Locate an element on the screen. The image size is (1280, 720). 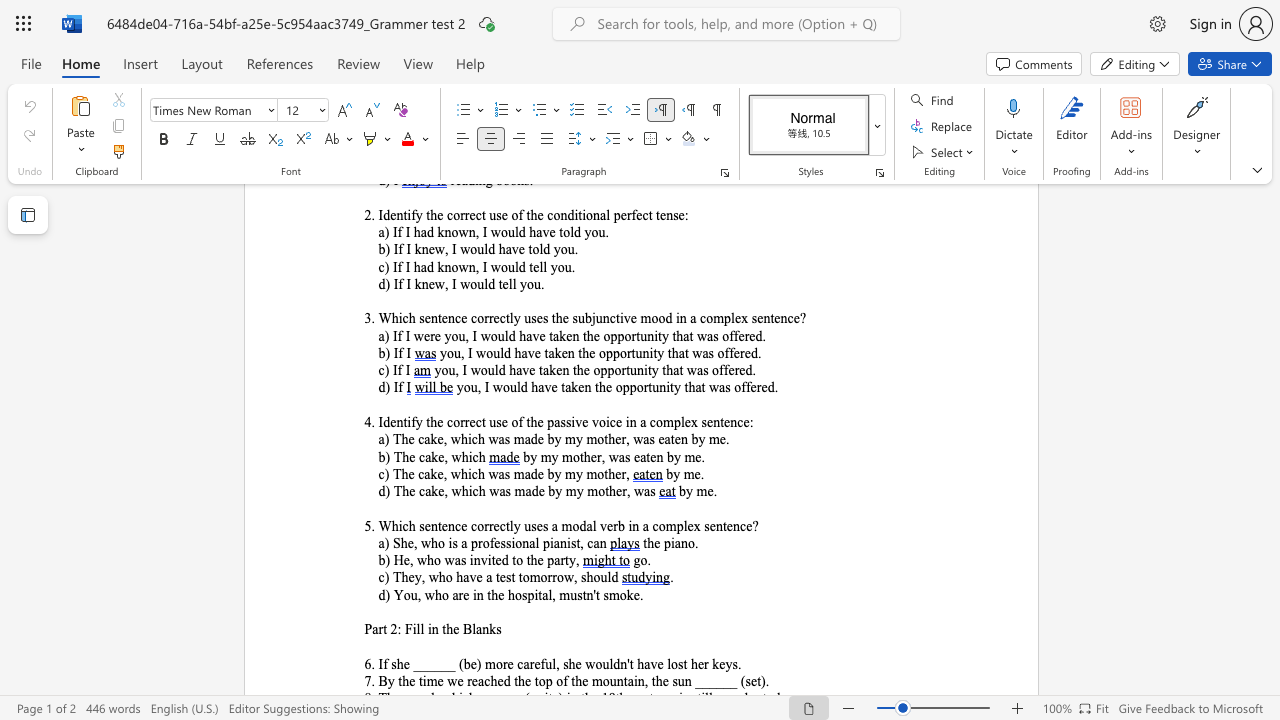
the subset text "a professional pianis" within the text "a) She, who is a professional pianist, can" is located at coordinates (460, 543).